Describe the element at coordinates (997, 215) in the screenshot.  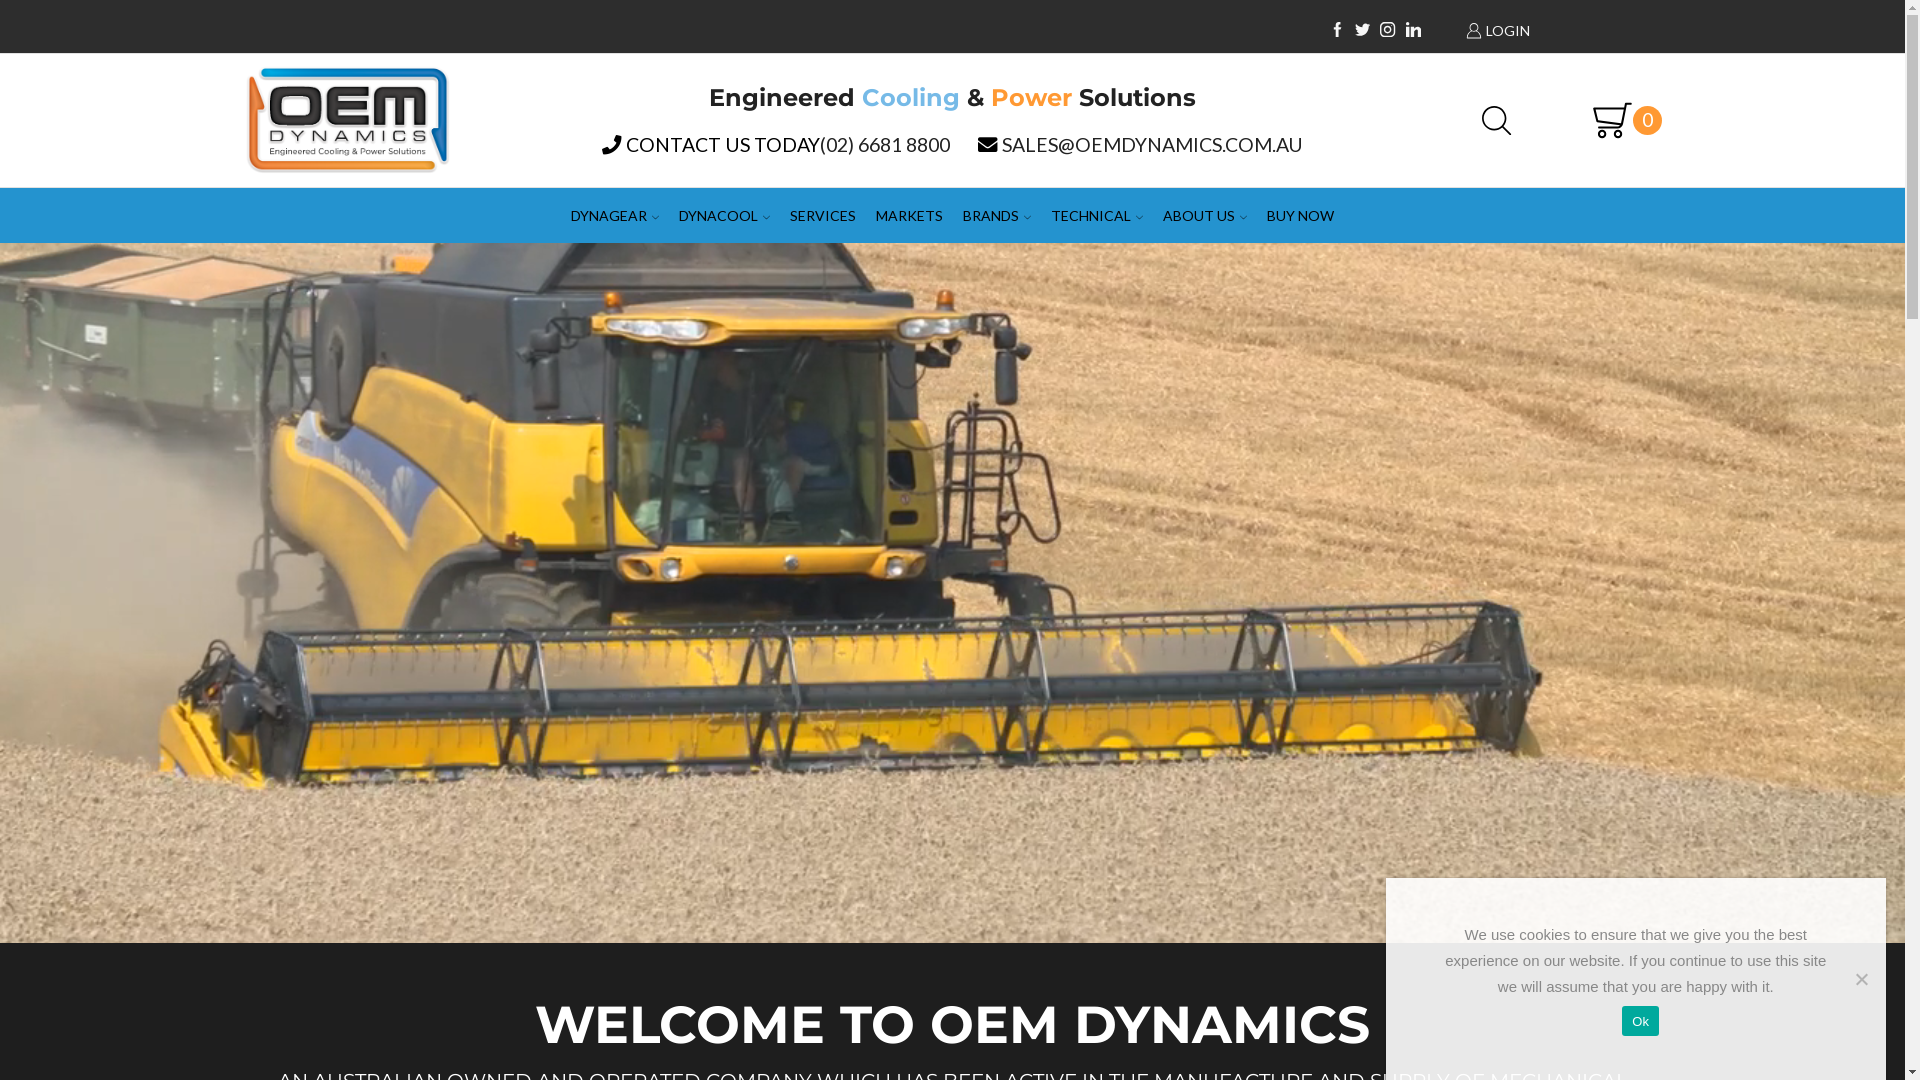
I see `'BRANDS'` at that location.